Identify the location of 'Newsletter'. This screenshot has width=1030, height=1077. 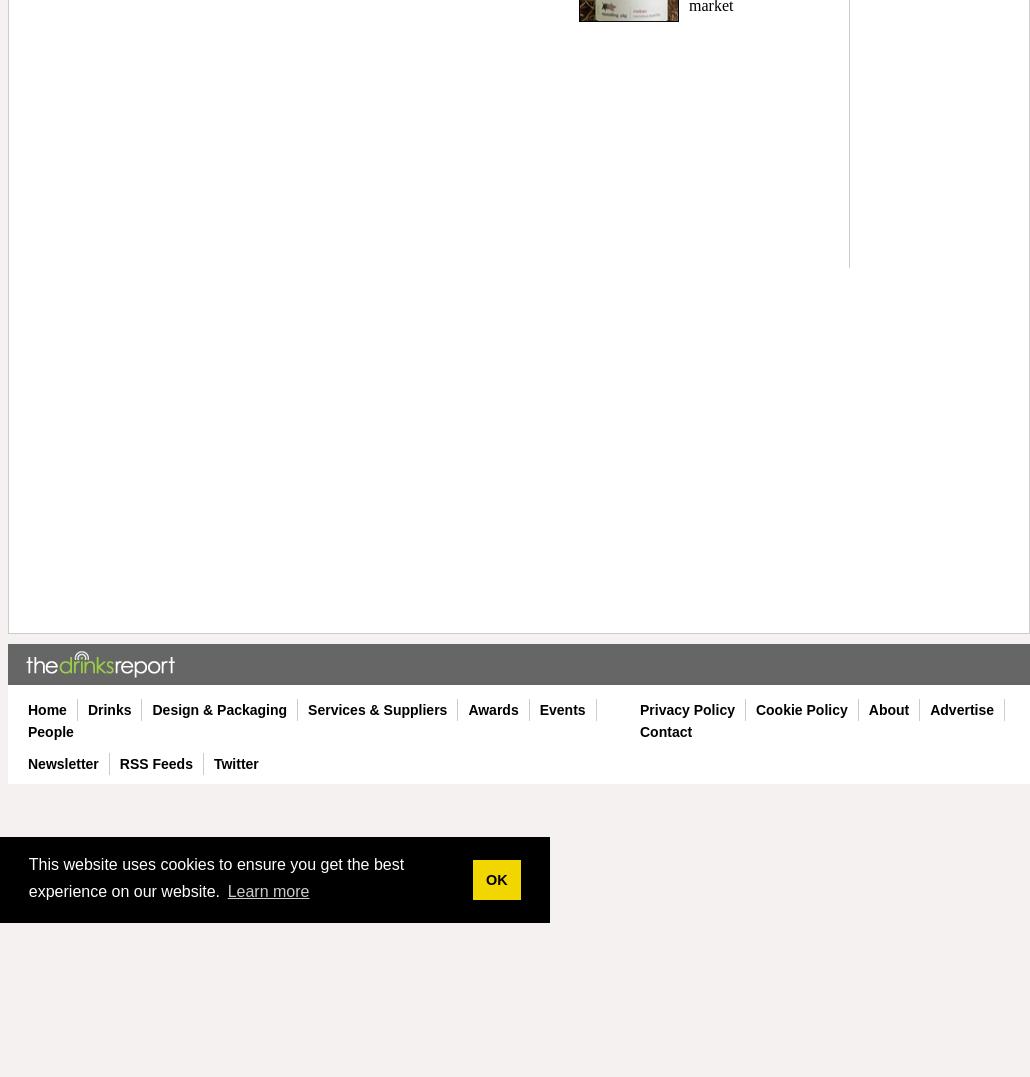
(63, 763).